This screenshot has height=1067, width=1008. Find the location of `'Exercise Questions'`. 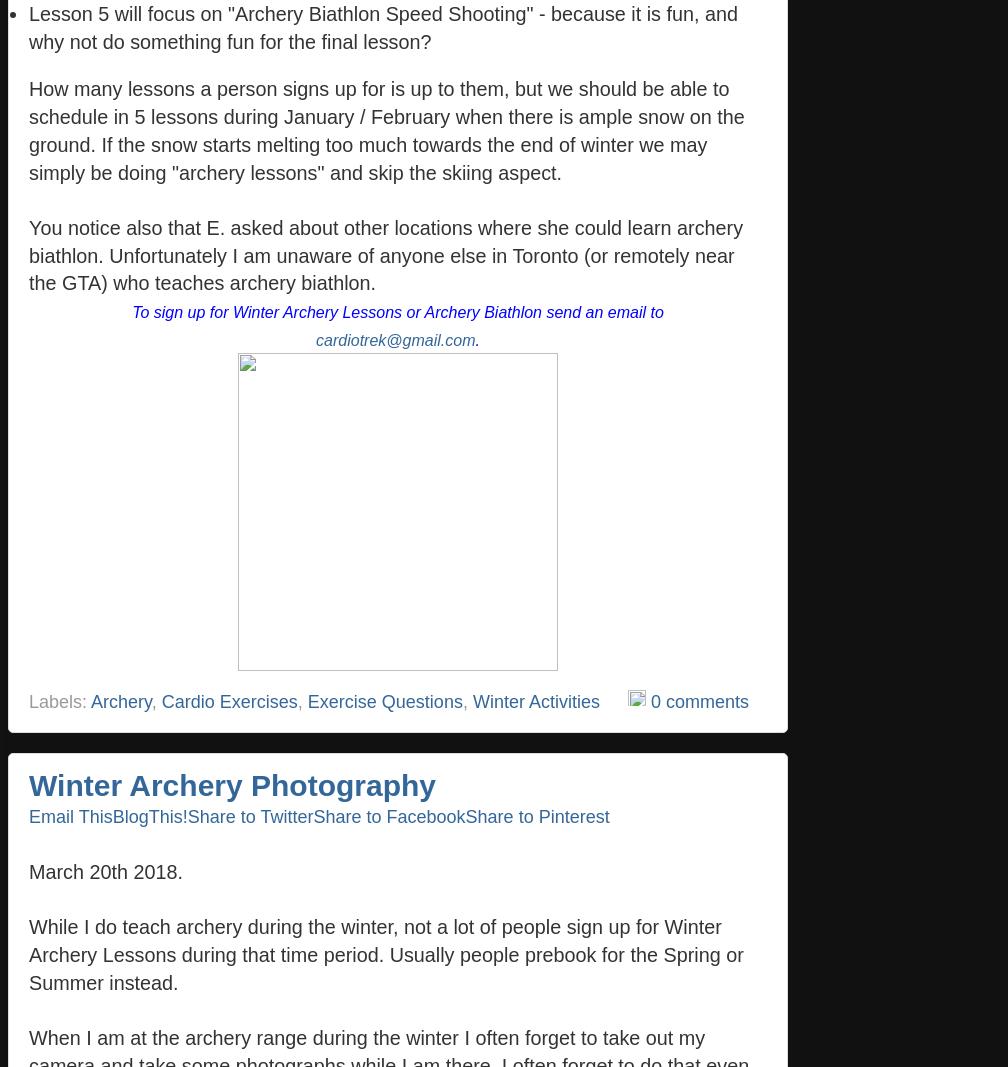

'Exercise Questions' is located at coordinates (384, 701).